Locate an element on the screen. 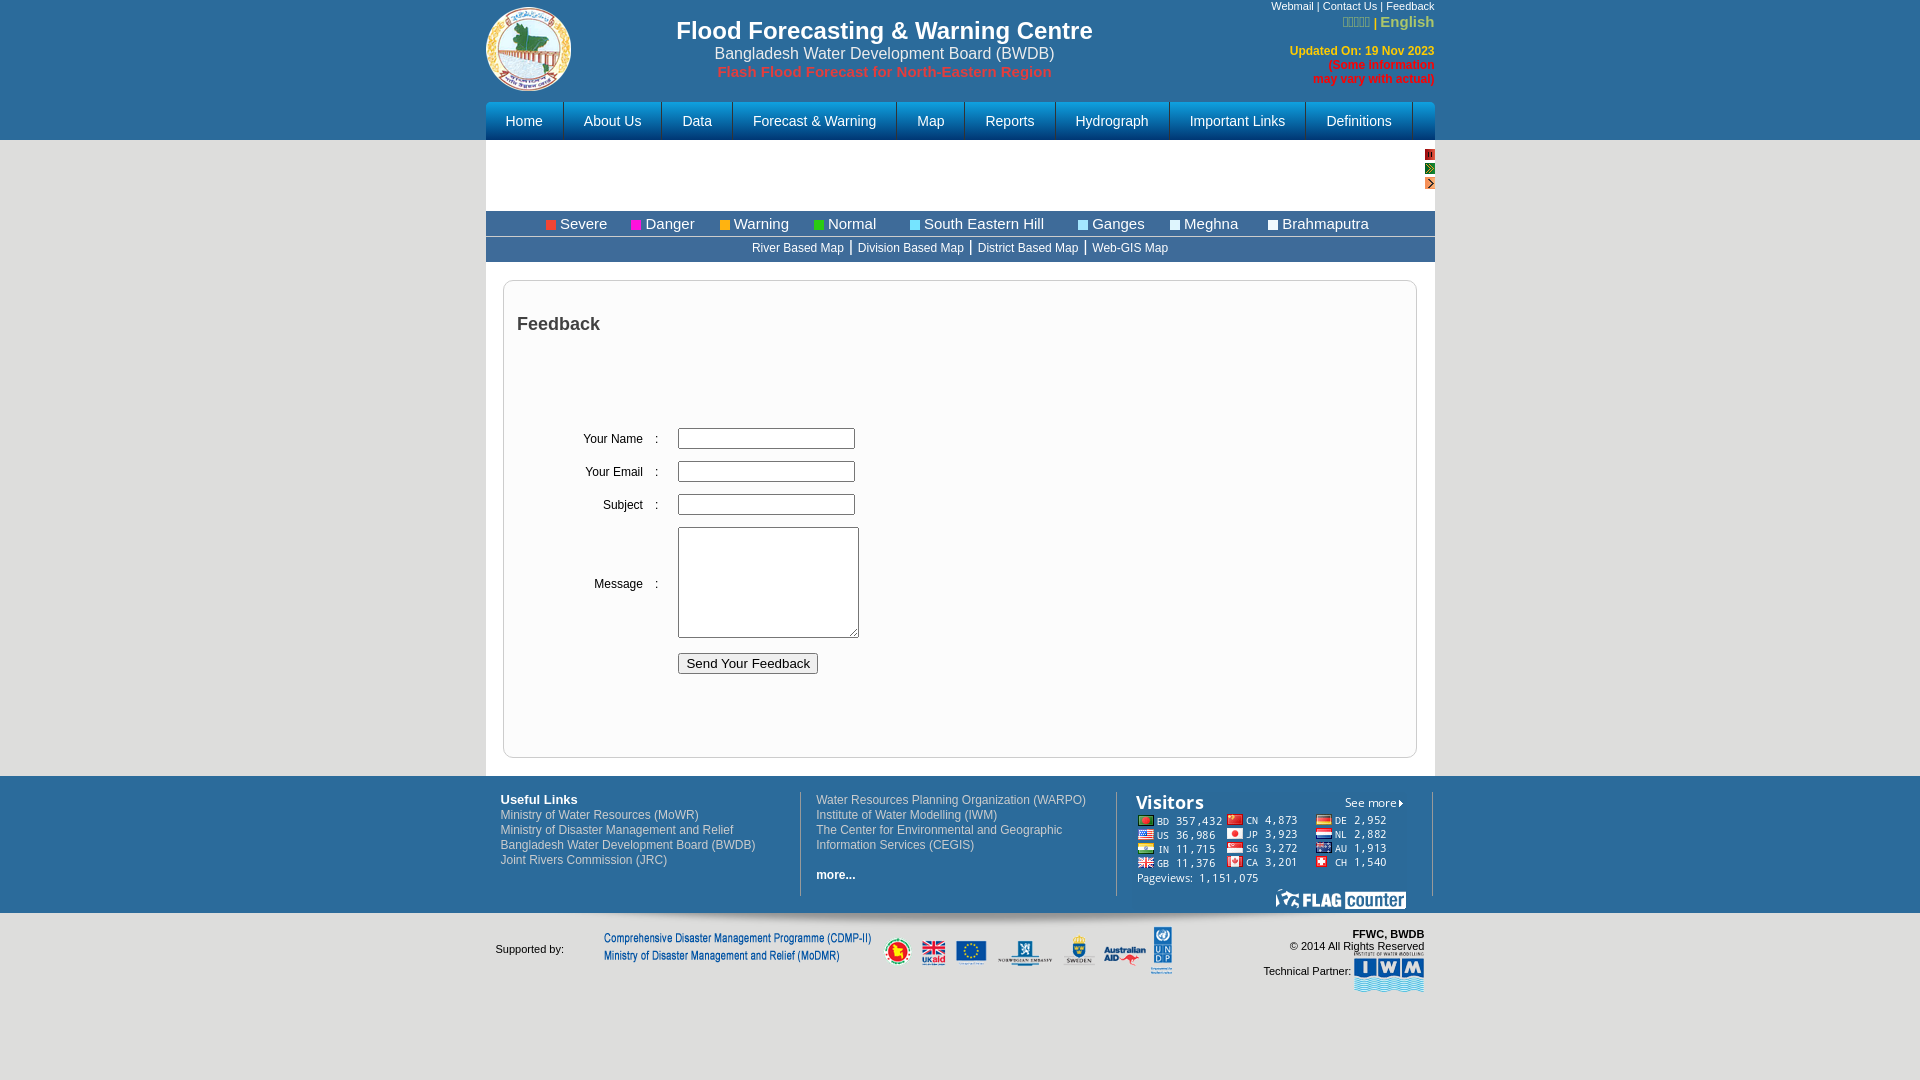 The image size is (1920, 1080). 'Feedback' is located at coordinates (1385, 6).